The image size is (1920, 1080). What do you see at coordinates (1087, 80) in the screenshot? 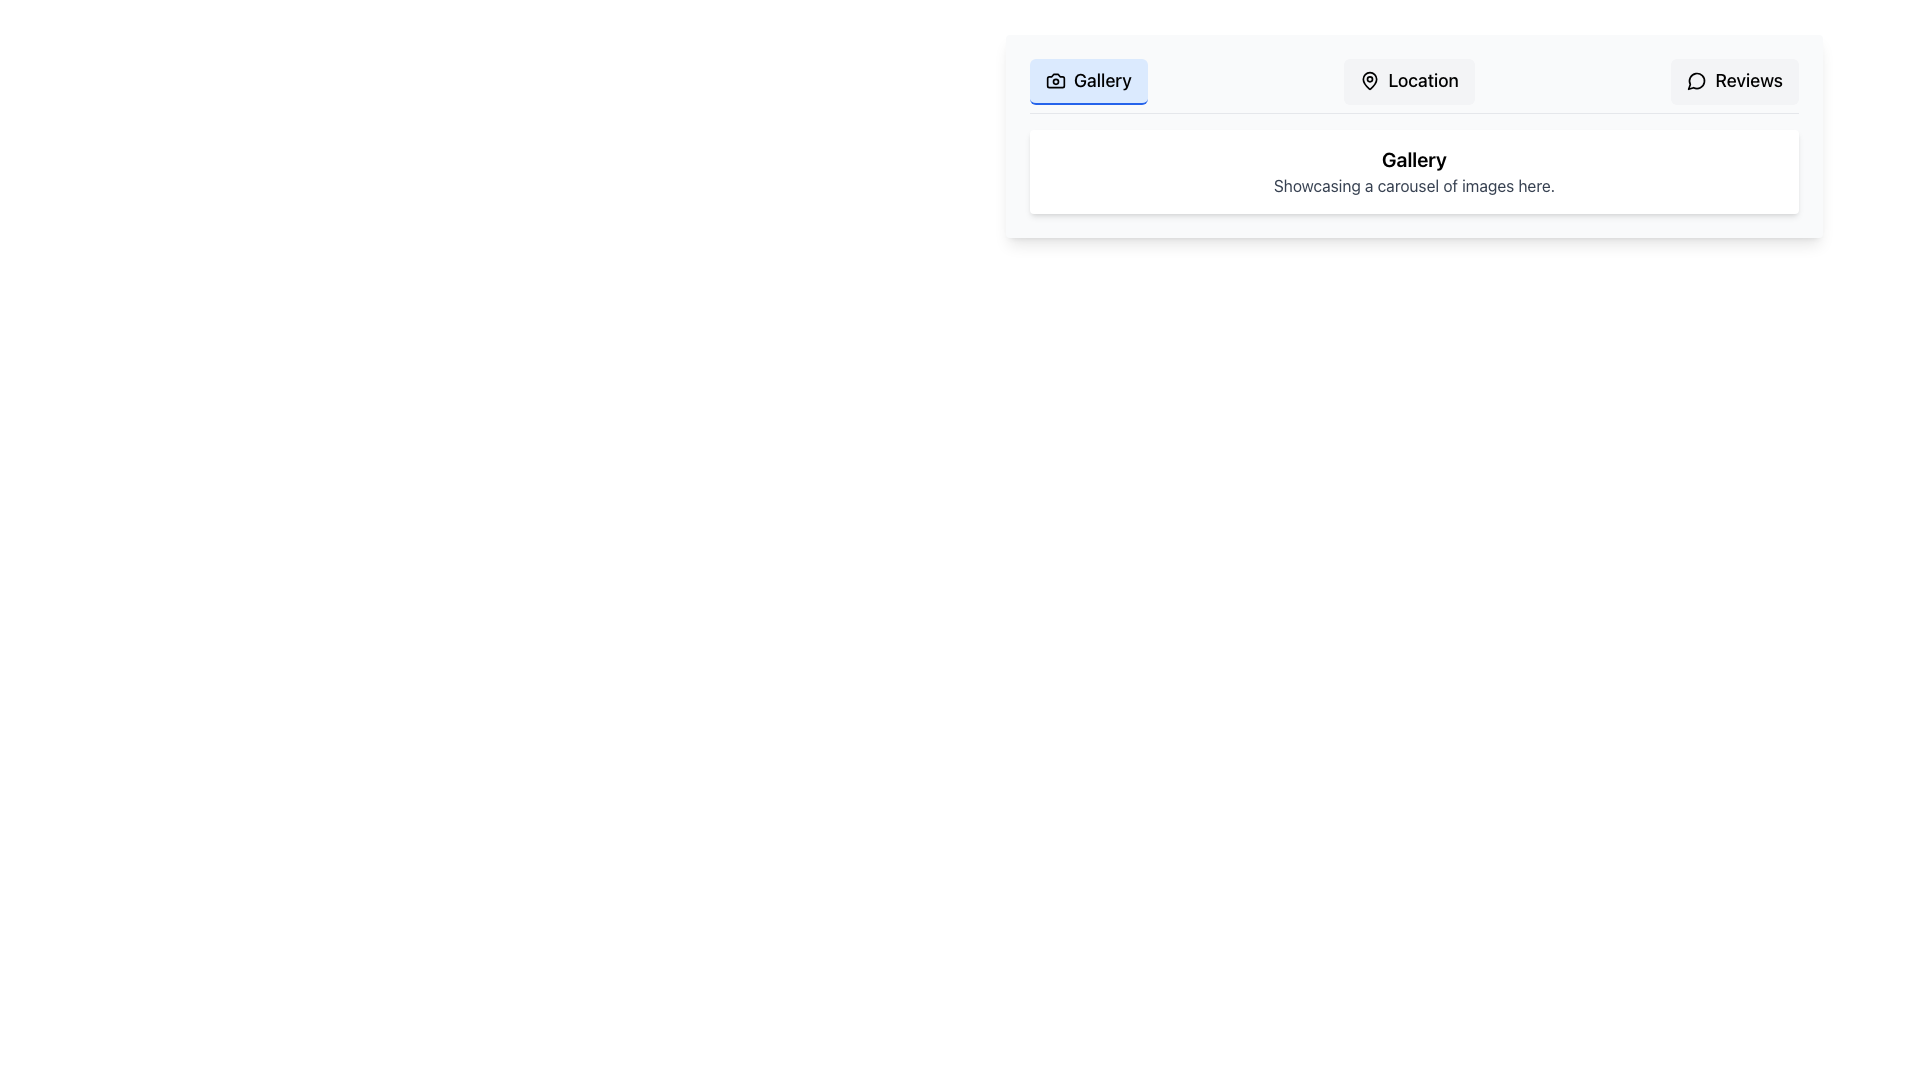
I see `the 'Gallery' Tab button, which is styled with a light blue background, dark text, and a camera icon, to trigger the highlighting effect` at bounding box center [1087, 80].